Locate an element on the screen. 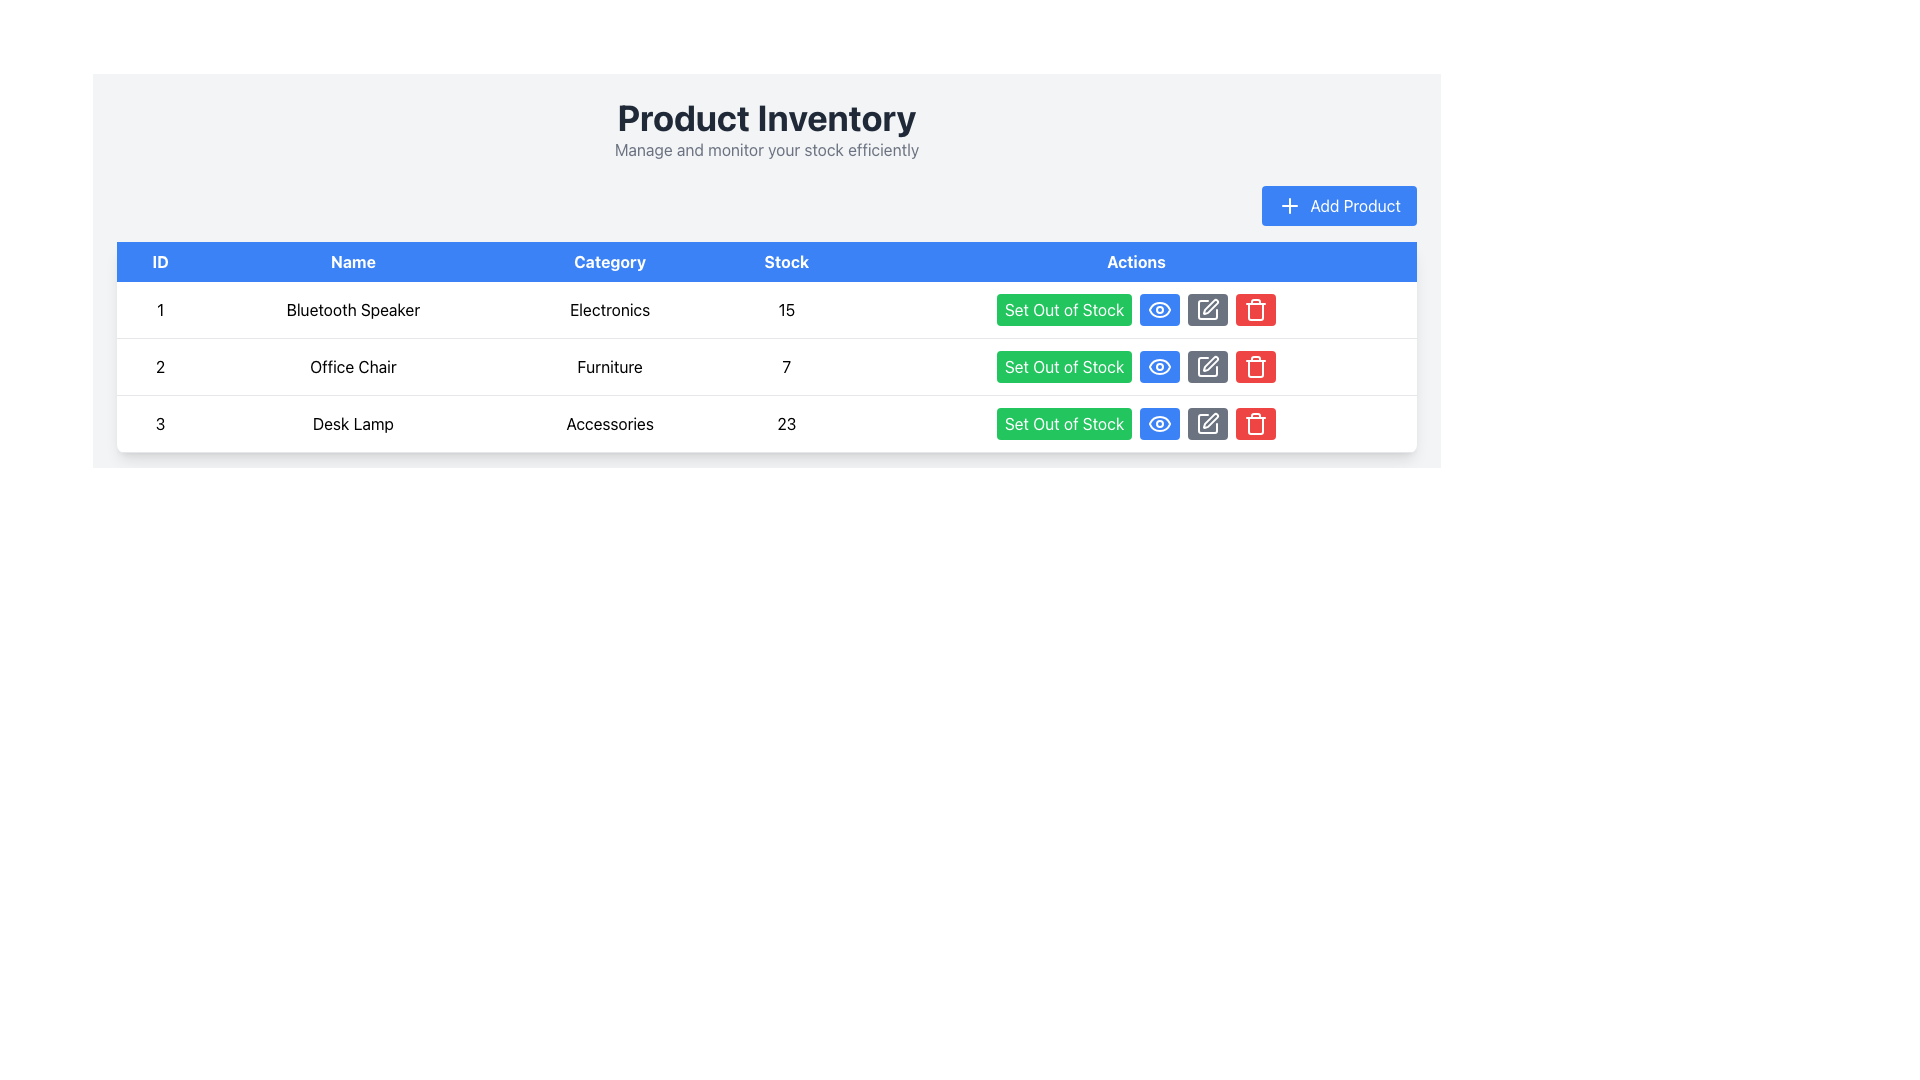 Image resolution: width=1920 pixels, height=1080 pixels. the edit button with a dark gray background and white text, located in the 'Actions' column of the product table, third row is located at coordinates (1207, 309).